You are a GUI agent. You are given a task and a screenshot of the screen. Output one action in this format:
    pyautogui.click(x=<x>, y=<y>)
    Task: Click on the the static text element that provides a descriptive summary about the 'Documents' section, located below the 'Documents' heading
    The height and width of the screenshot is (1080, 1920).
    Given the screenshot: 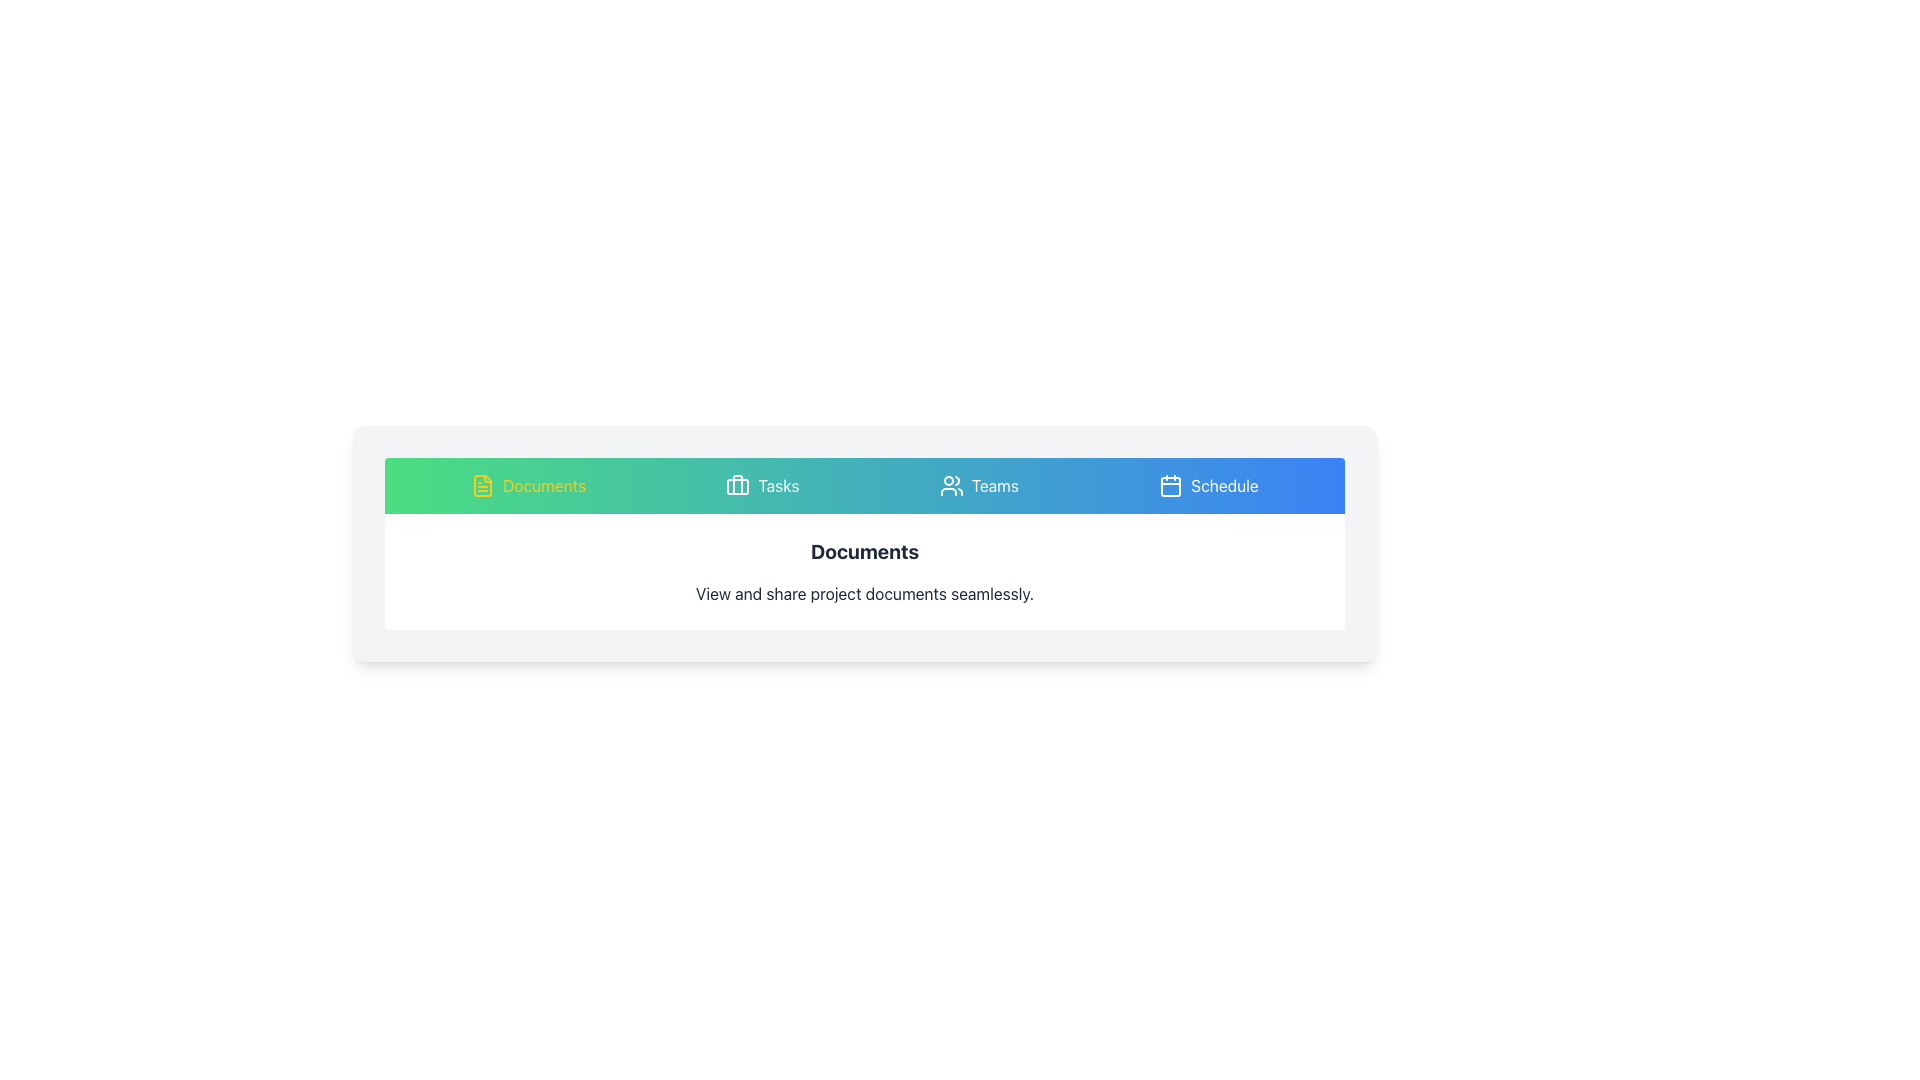 What is the action you would take?
    pyautogui.click(x=864, y=593)
    